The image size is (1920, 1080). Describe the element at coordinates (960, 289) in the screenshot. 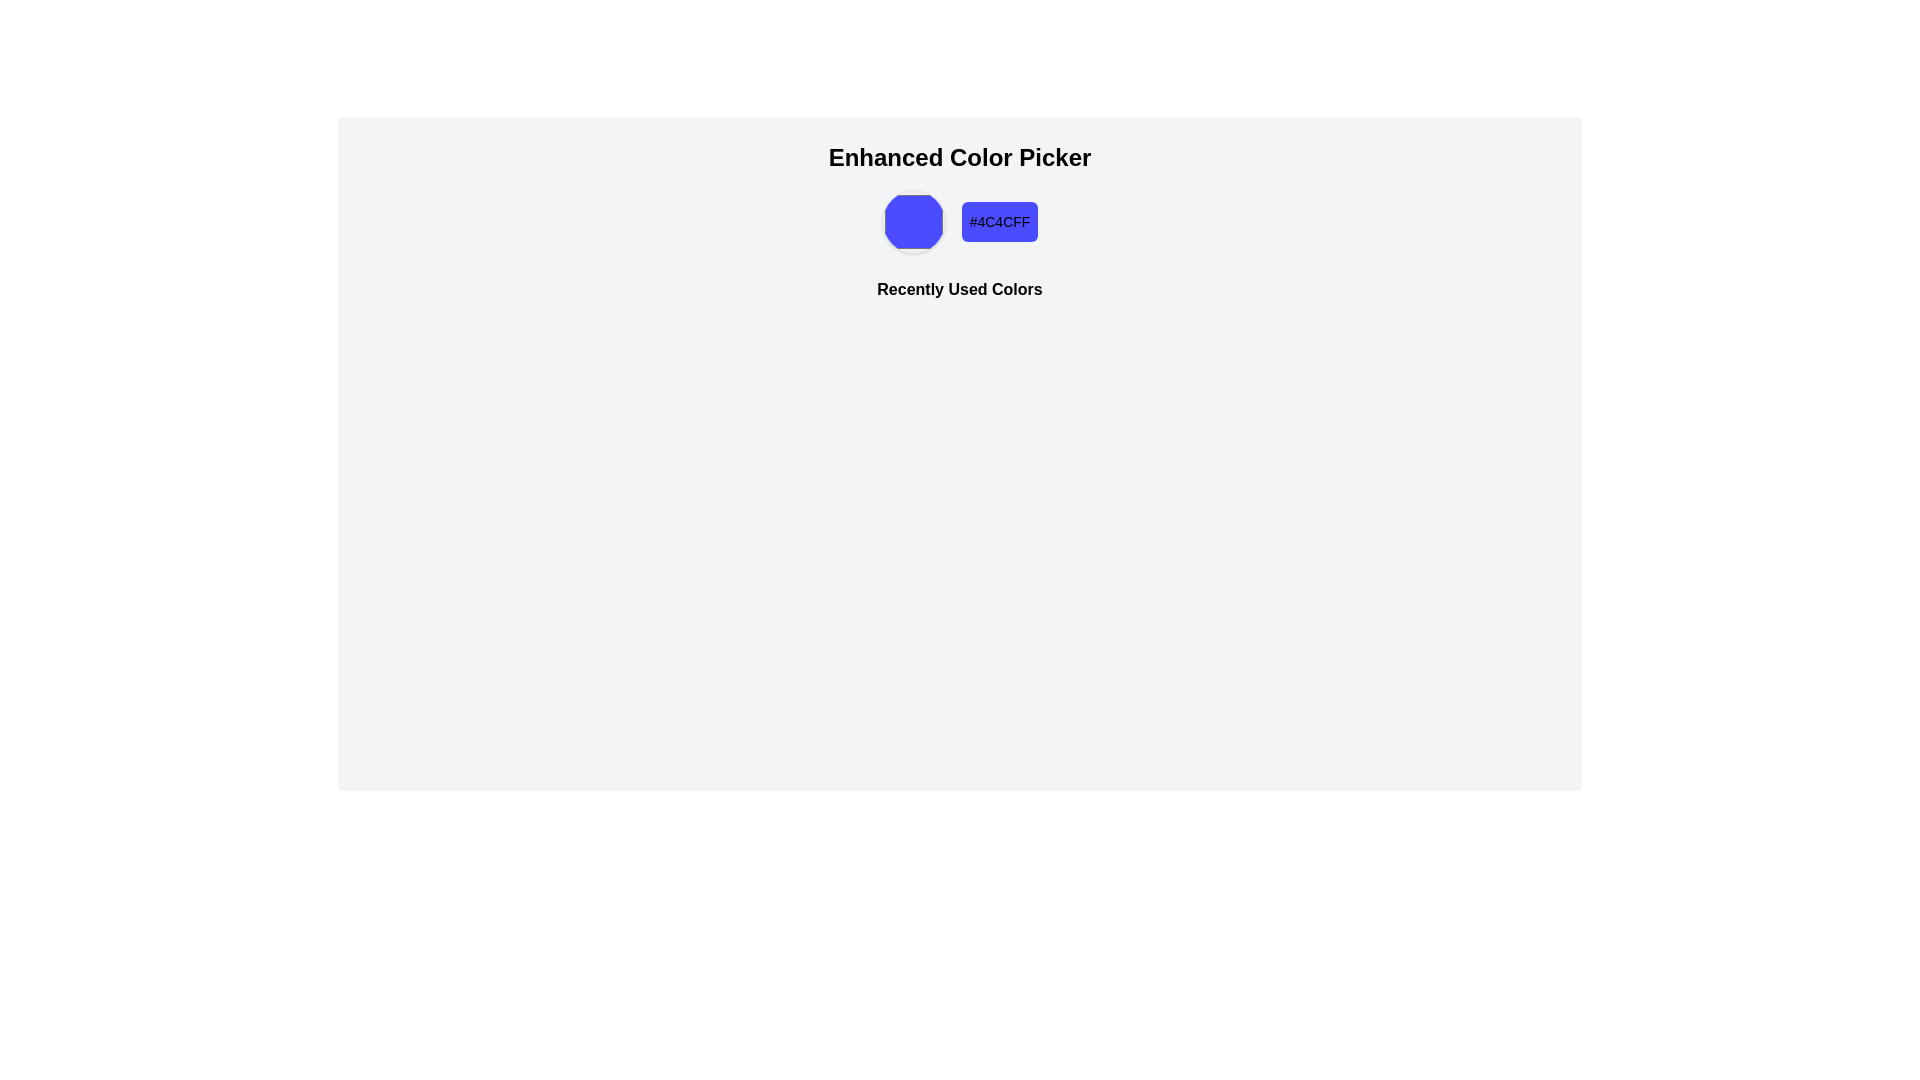

I see `the 'Recently Used Colors' text label, which is a bold black text on a light gray background, serving as a header for a section` at that location.